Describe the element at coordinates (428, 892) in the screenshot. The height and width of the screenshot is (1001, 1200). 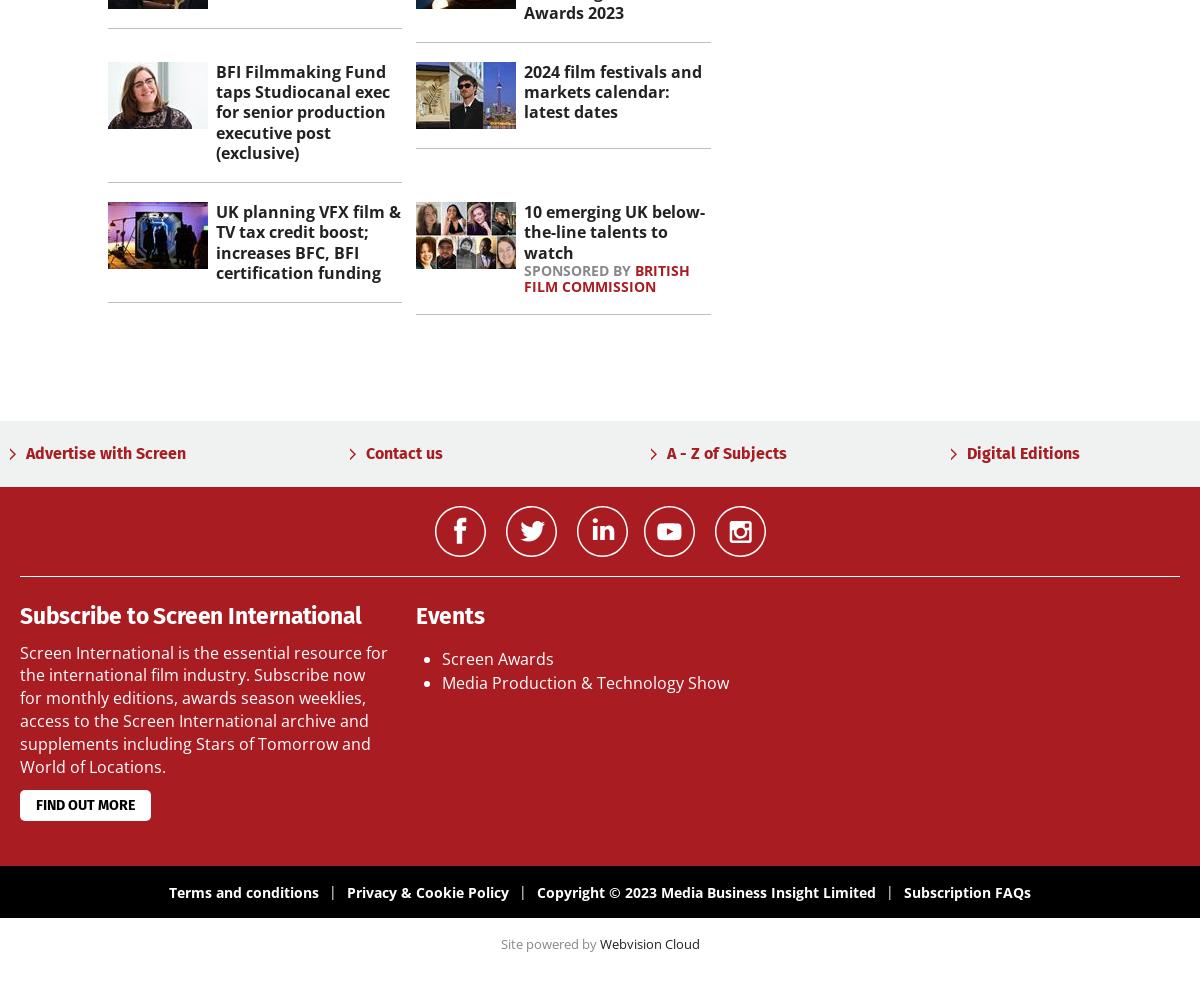
I see `'Privacy & Cookie Policy'` at that location.